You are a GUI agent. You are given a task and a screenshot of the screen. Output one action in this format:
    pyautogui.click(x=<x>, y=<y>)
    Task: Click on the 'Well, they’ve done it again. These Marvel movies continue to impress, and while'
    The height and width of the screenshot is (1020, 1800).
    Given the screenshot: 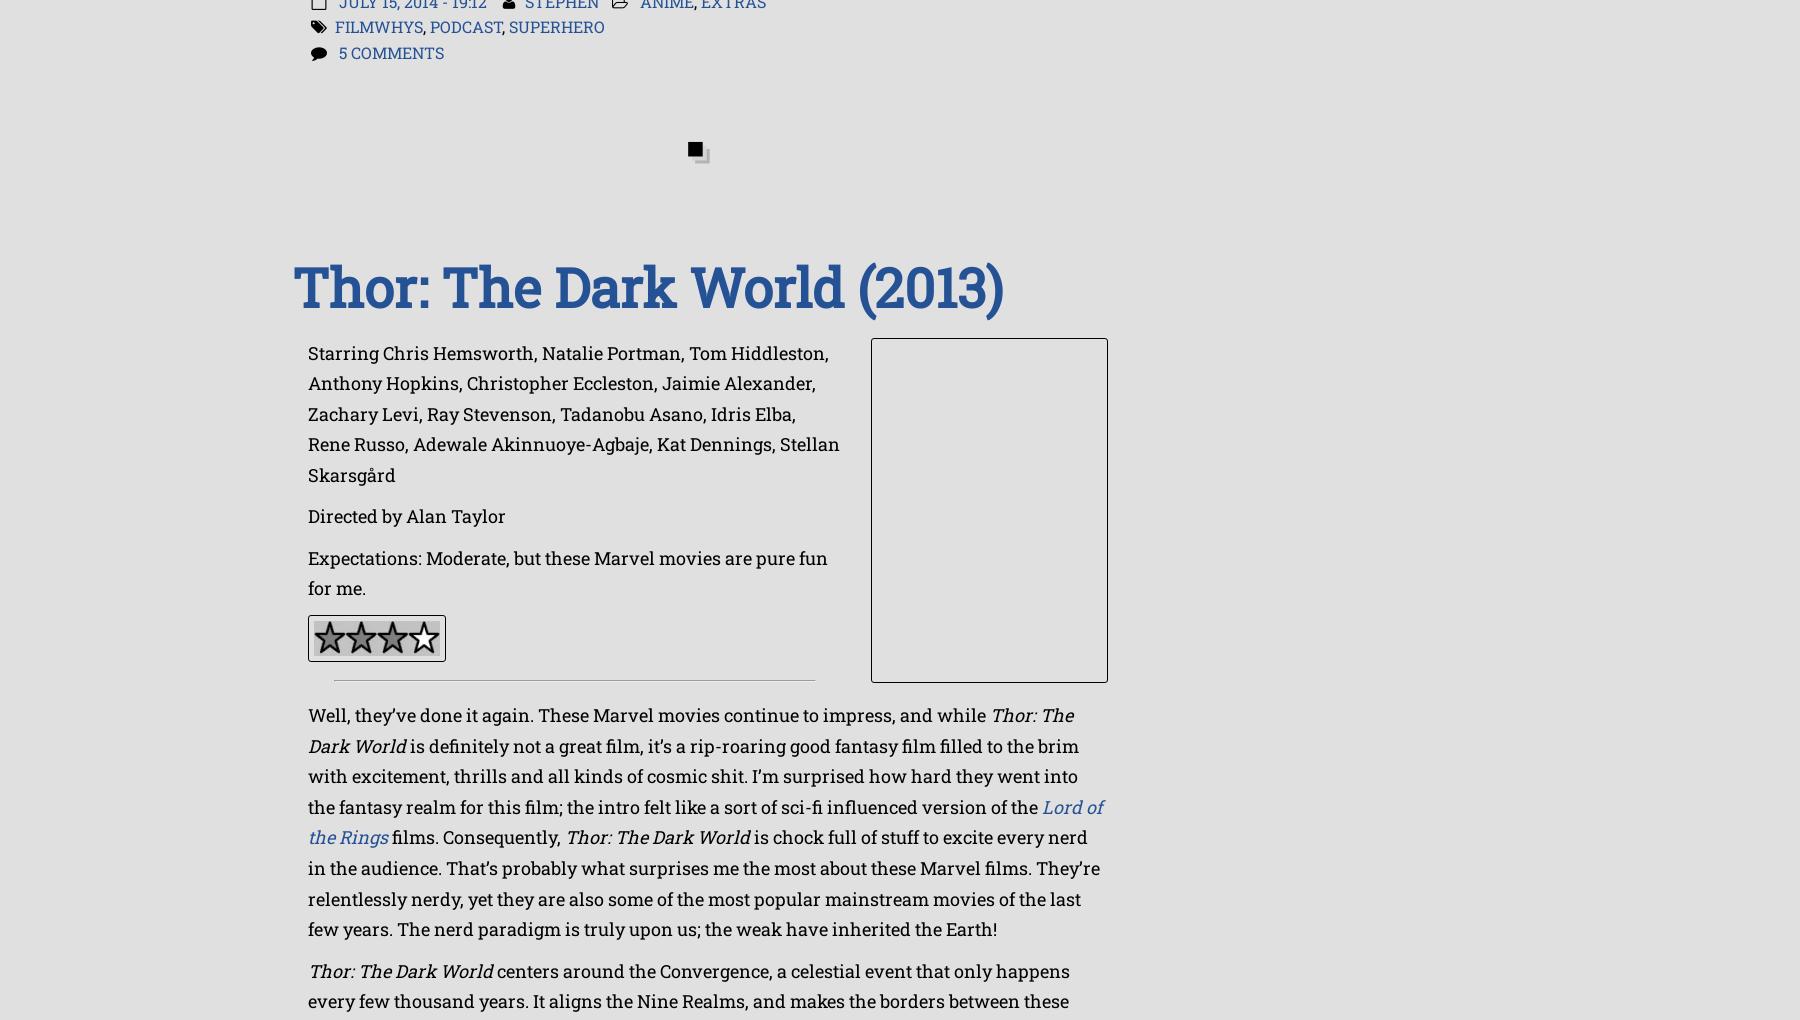 What is the action you would take?
    pyautogui.click(x=649, y=714)
    